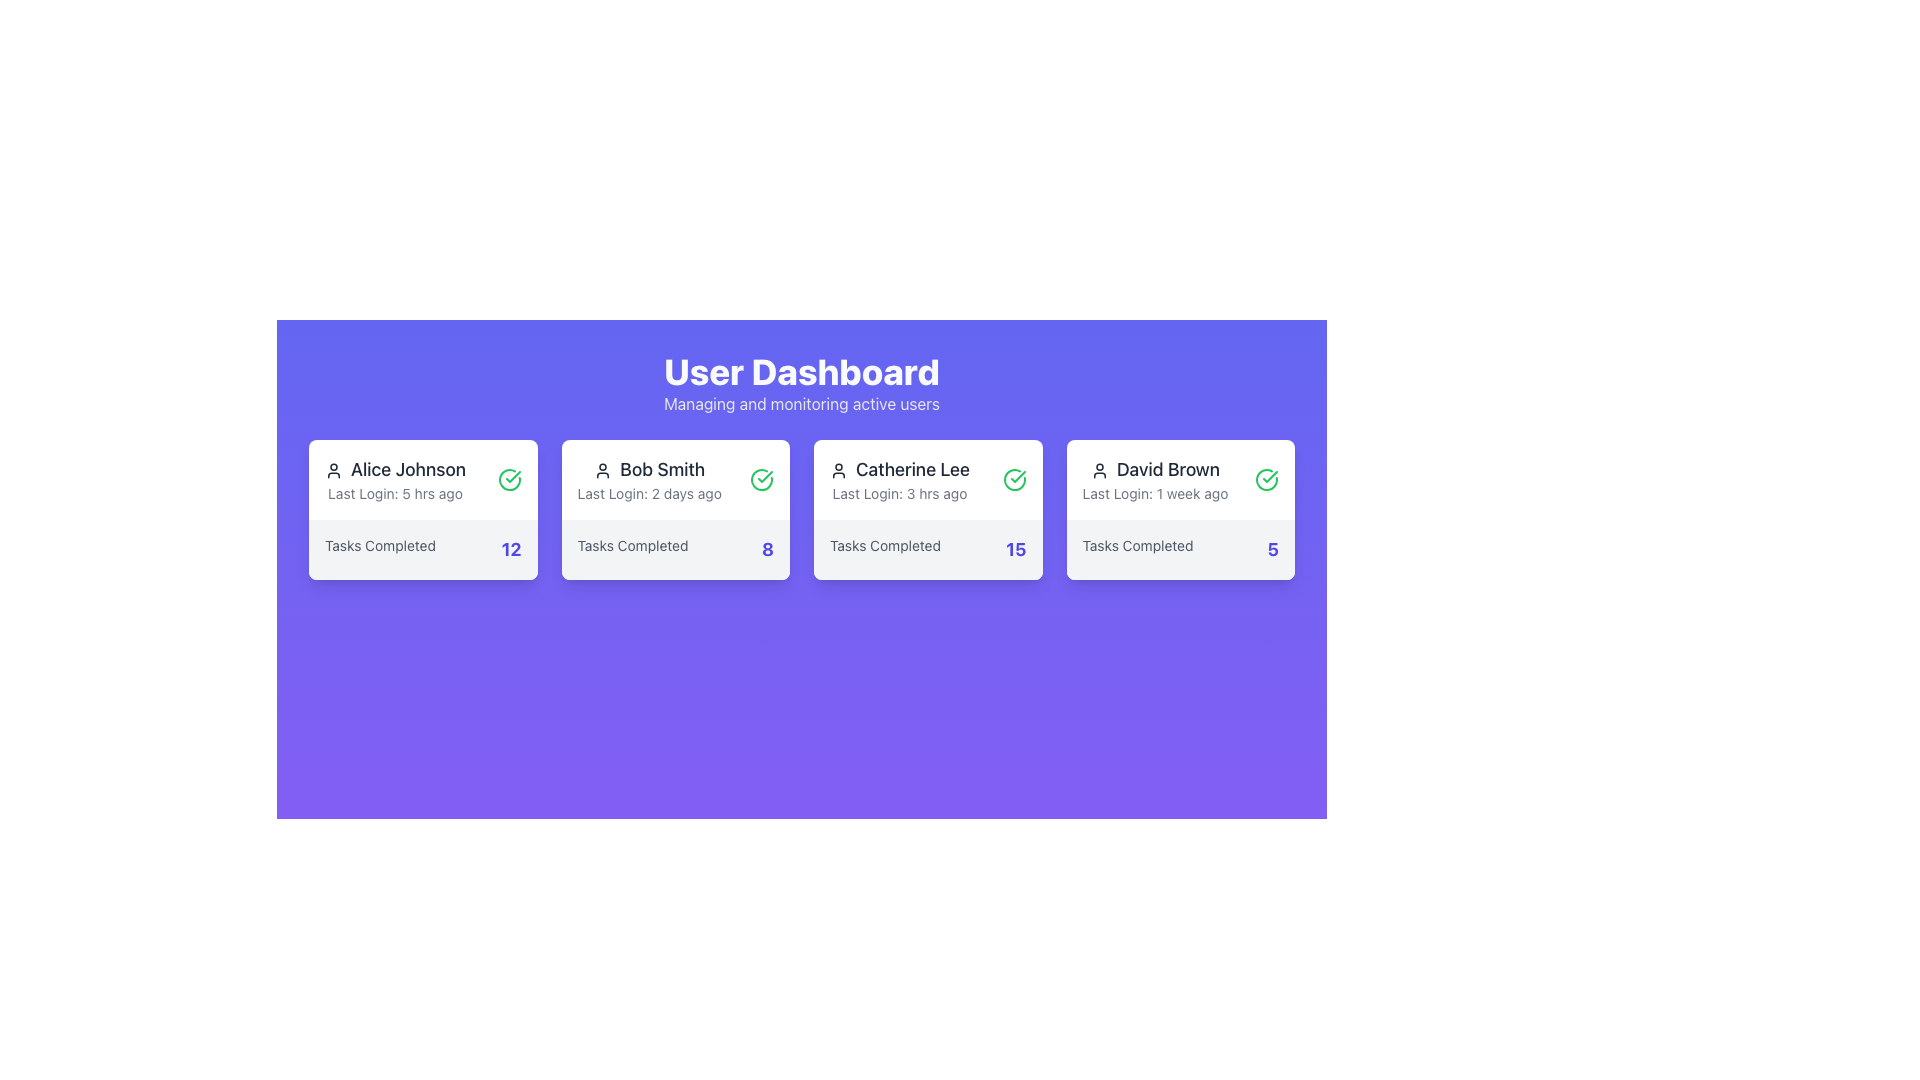 Image resolution: width=1920 pixels, height=1080 pixels. I want to click on the user profile icon located in the second card under the 'User Dashboard' title, which depicts the user 'Bob Smith', so click(602, 471).